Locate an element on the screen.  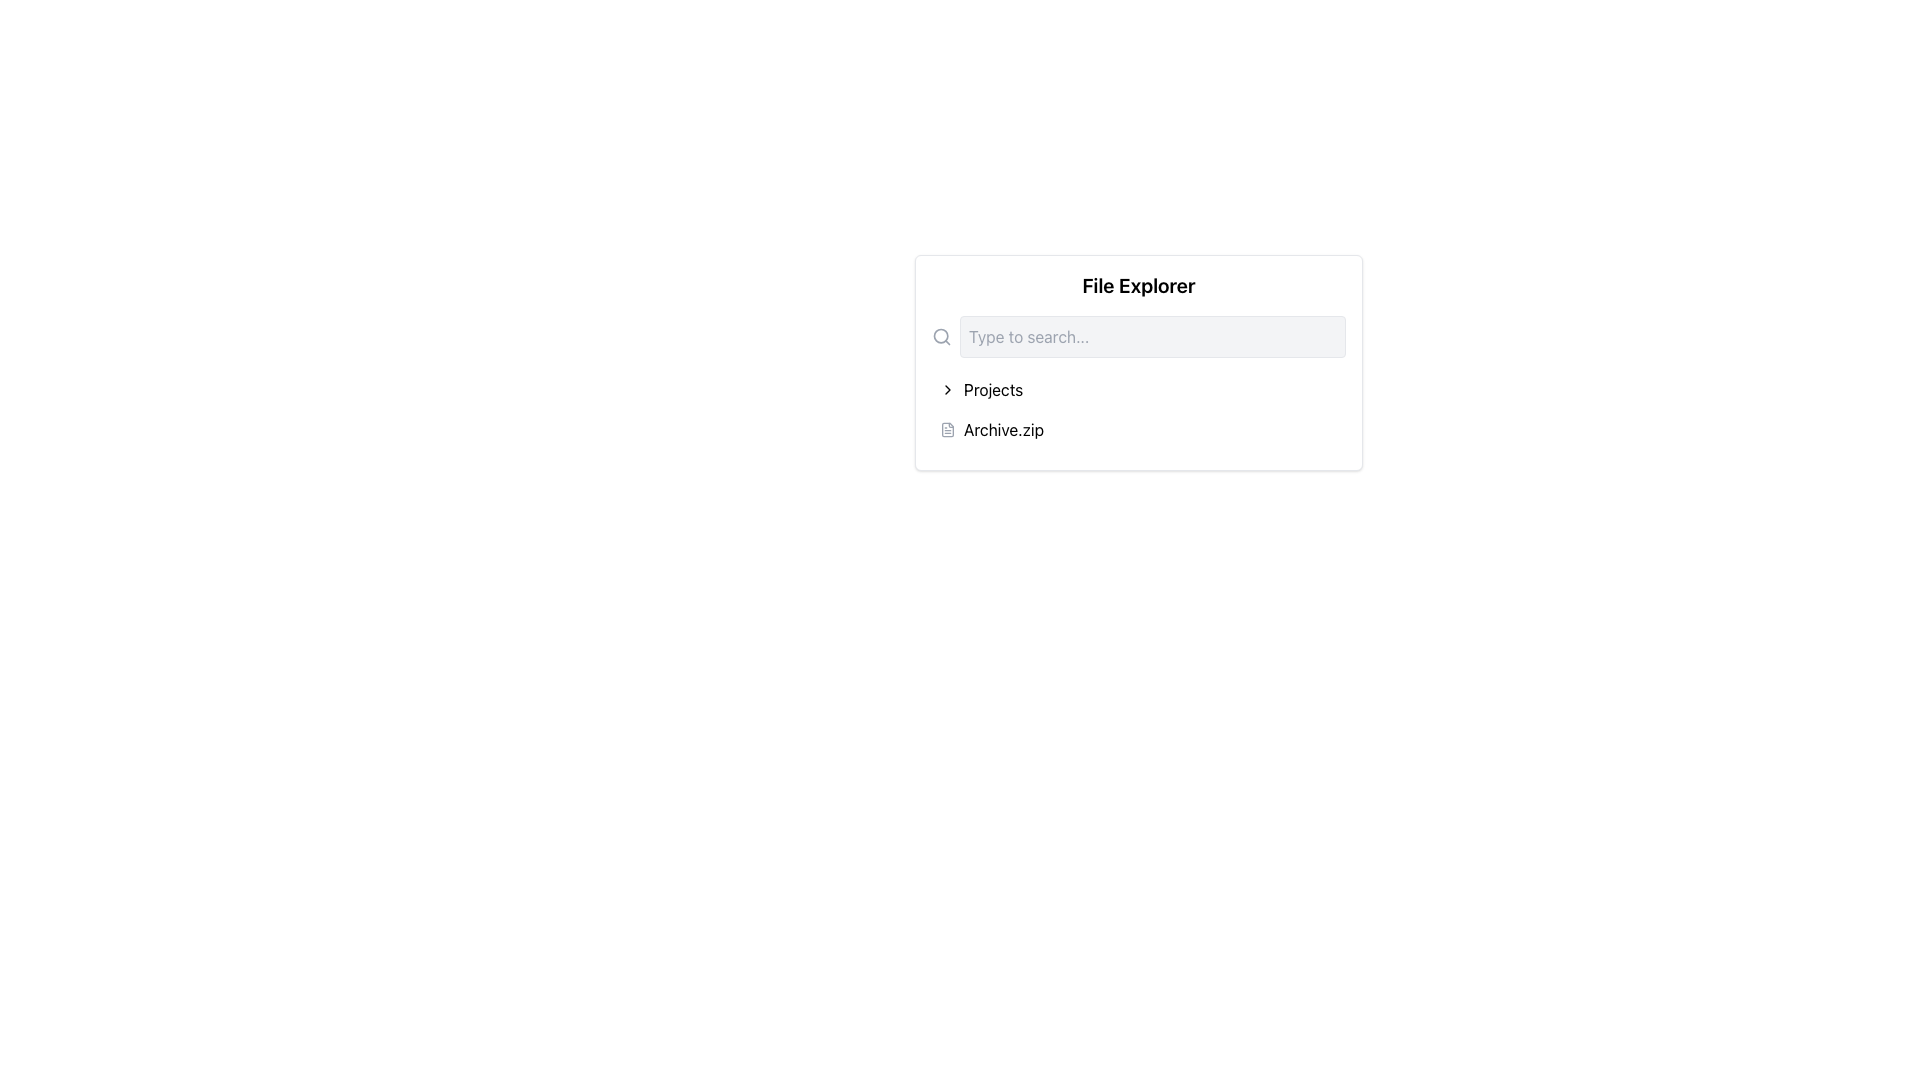
the document-shaped icon with a folded corner associated with 'Archive.zip' is located at coordinates (947, 428).